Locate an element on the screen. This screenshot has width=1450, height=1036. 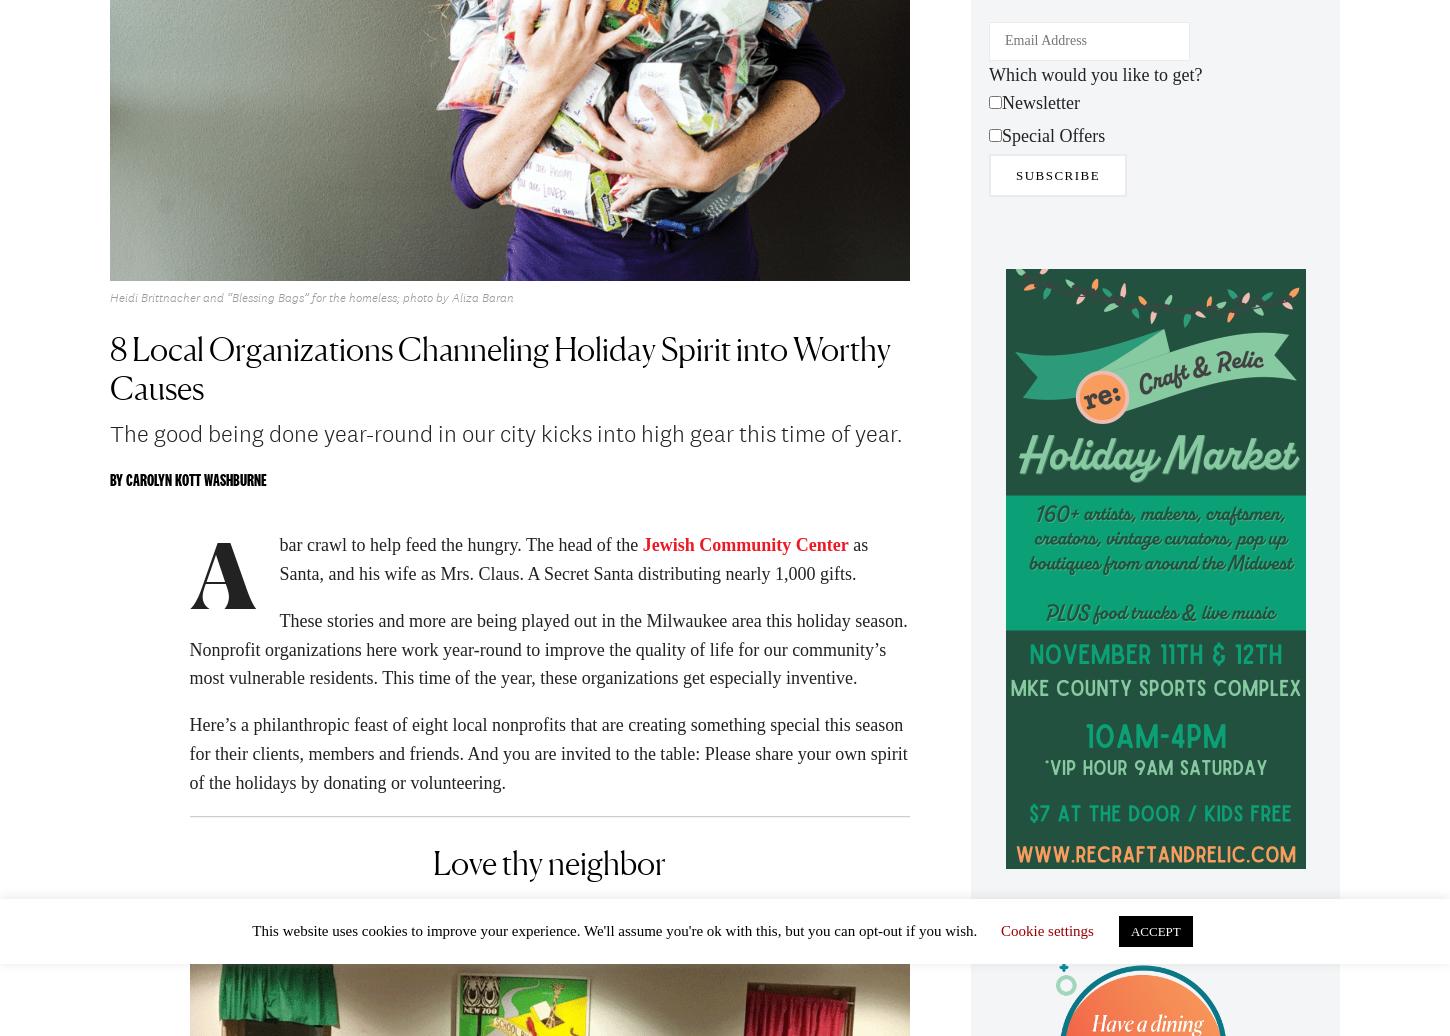
'as Santa, and his wife as Mrs. Claus. A Secret Santa distributing nearly 1,000 gifts.' is located at coordinates (573, 565).